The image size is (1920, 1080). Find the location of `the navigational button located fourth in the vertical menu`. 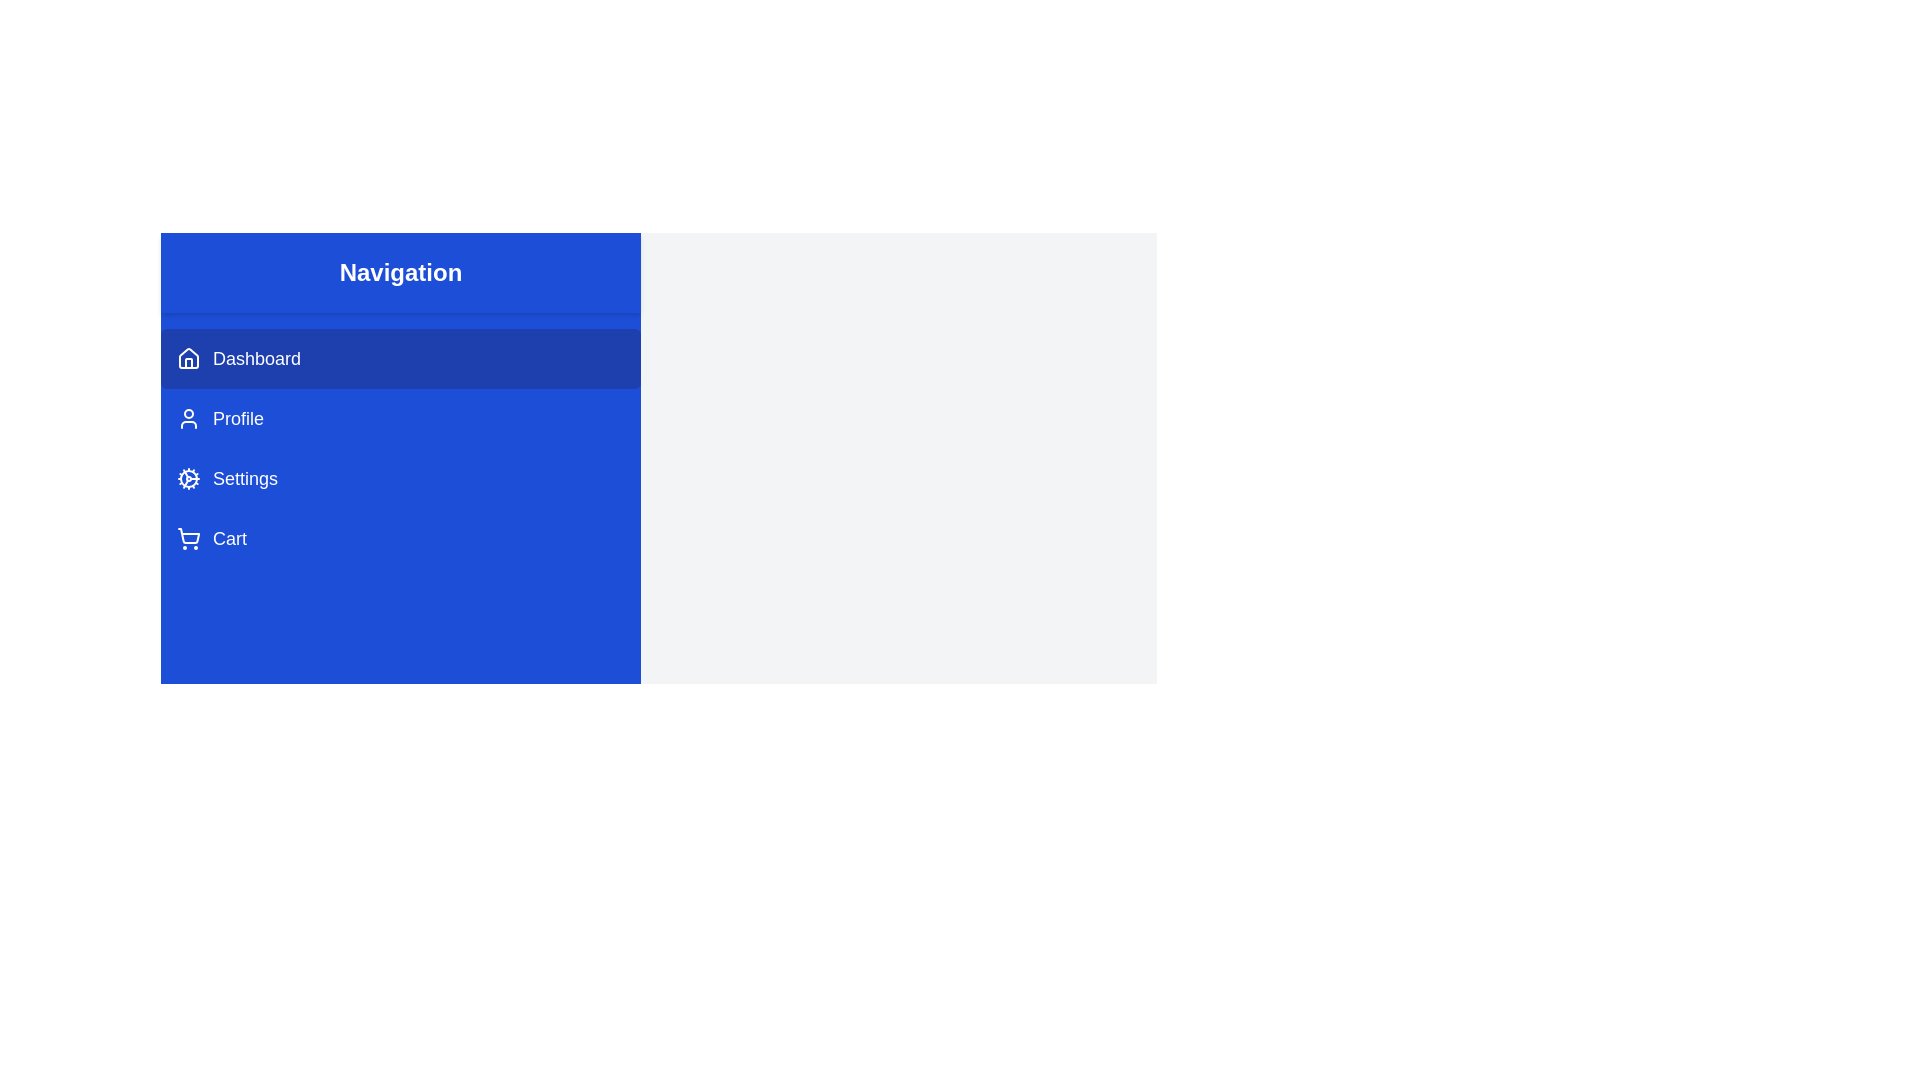

the navigational button located fourth in the vertical menu is located at coordinates (400, 538).